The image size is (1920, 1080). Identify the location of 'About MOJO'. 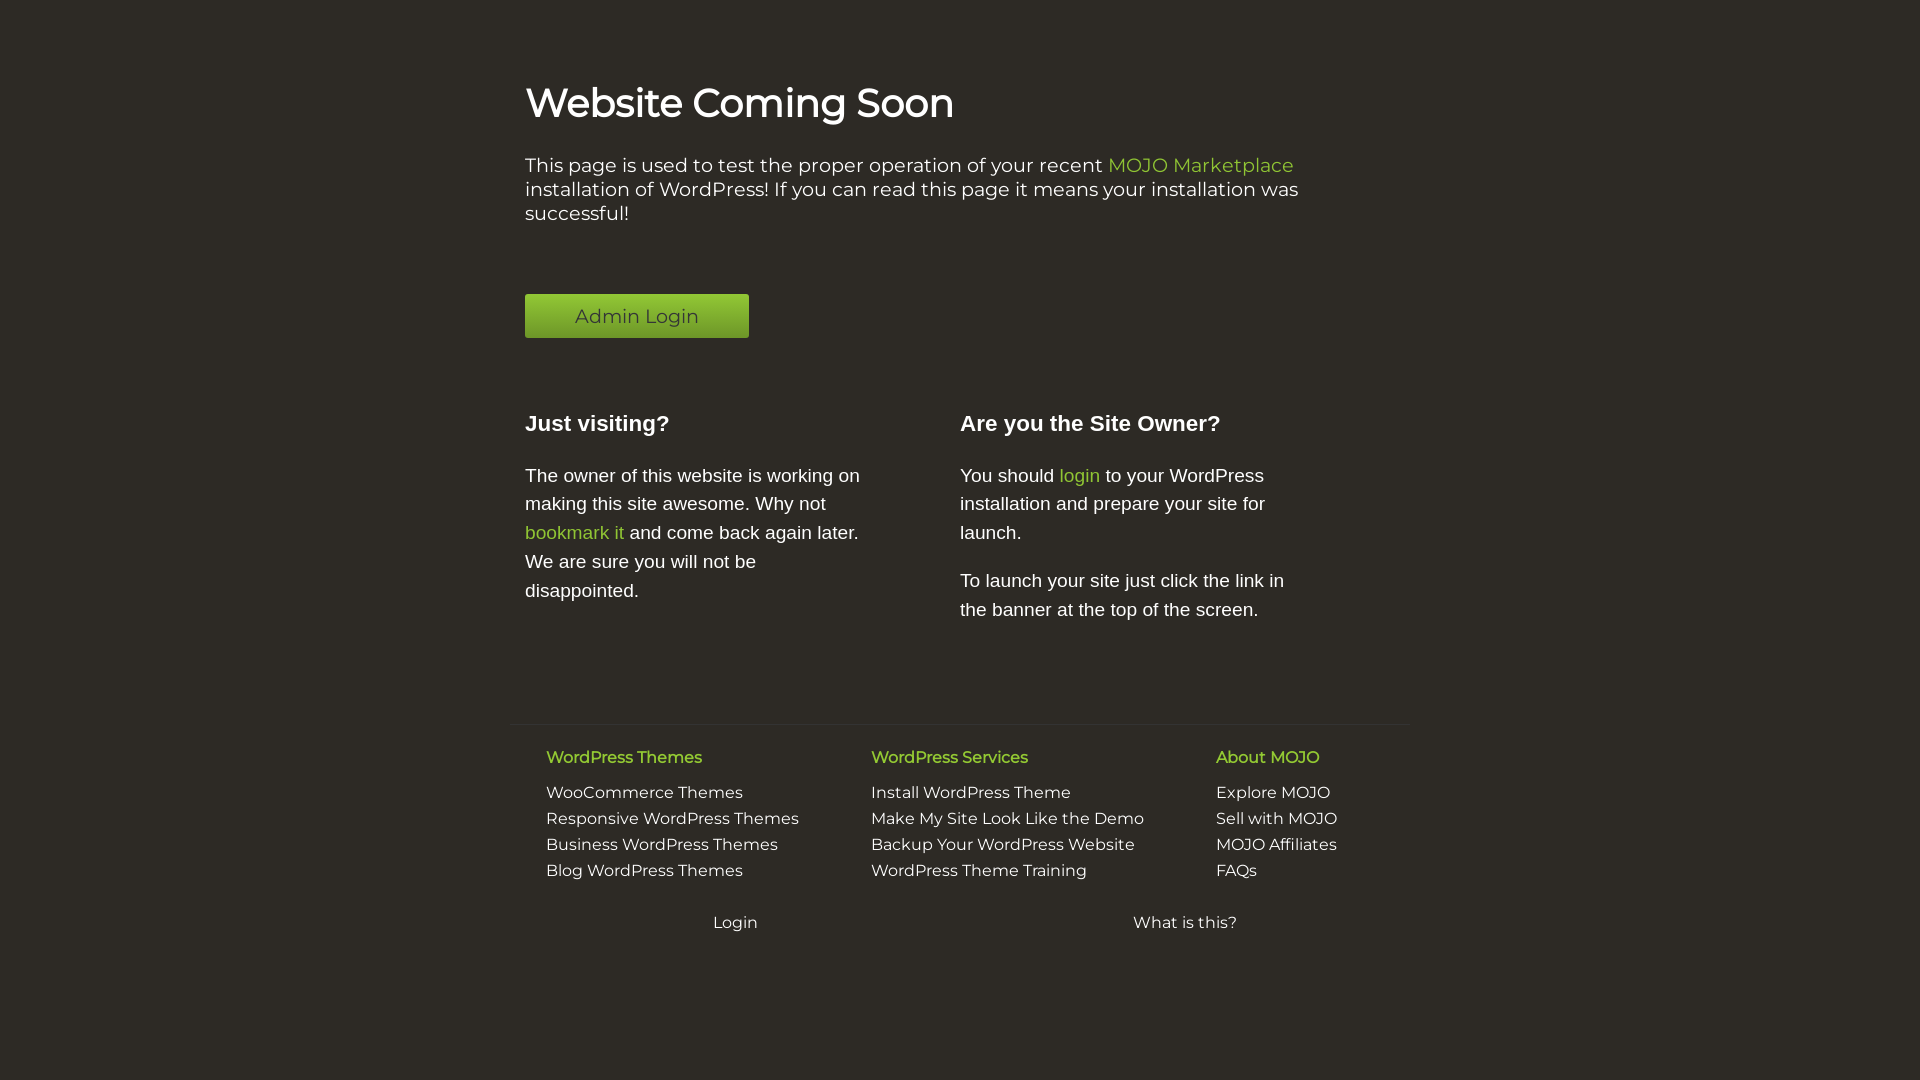
(1266, 757).